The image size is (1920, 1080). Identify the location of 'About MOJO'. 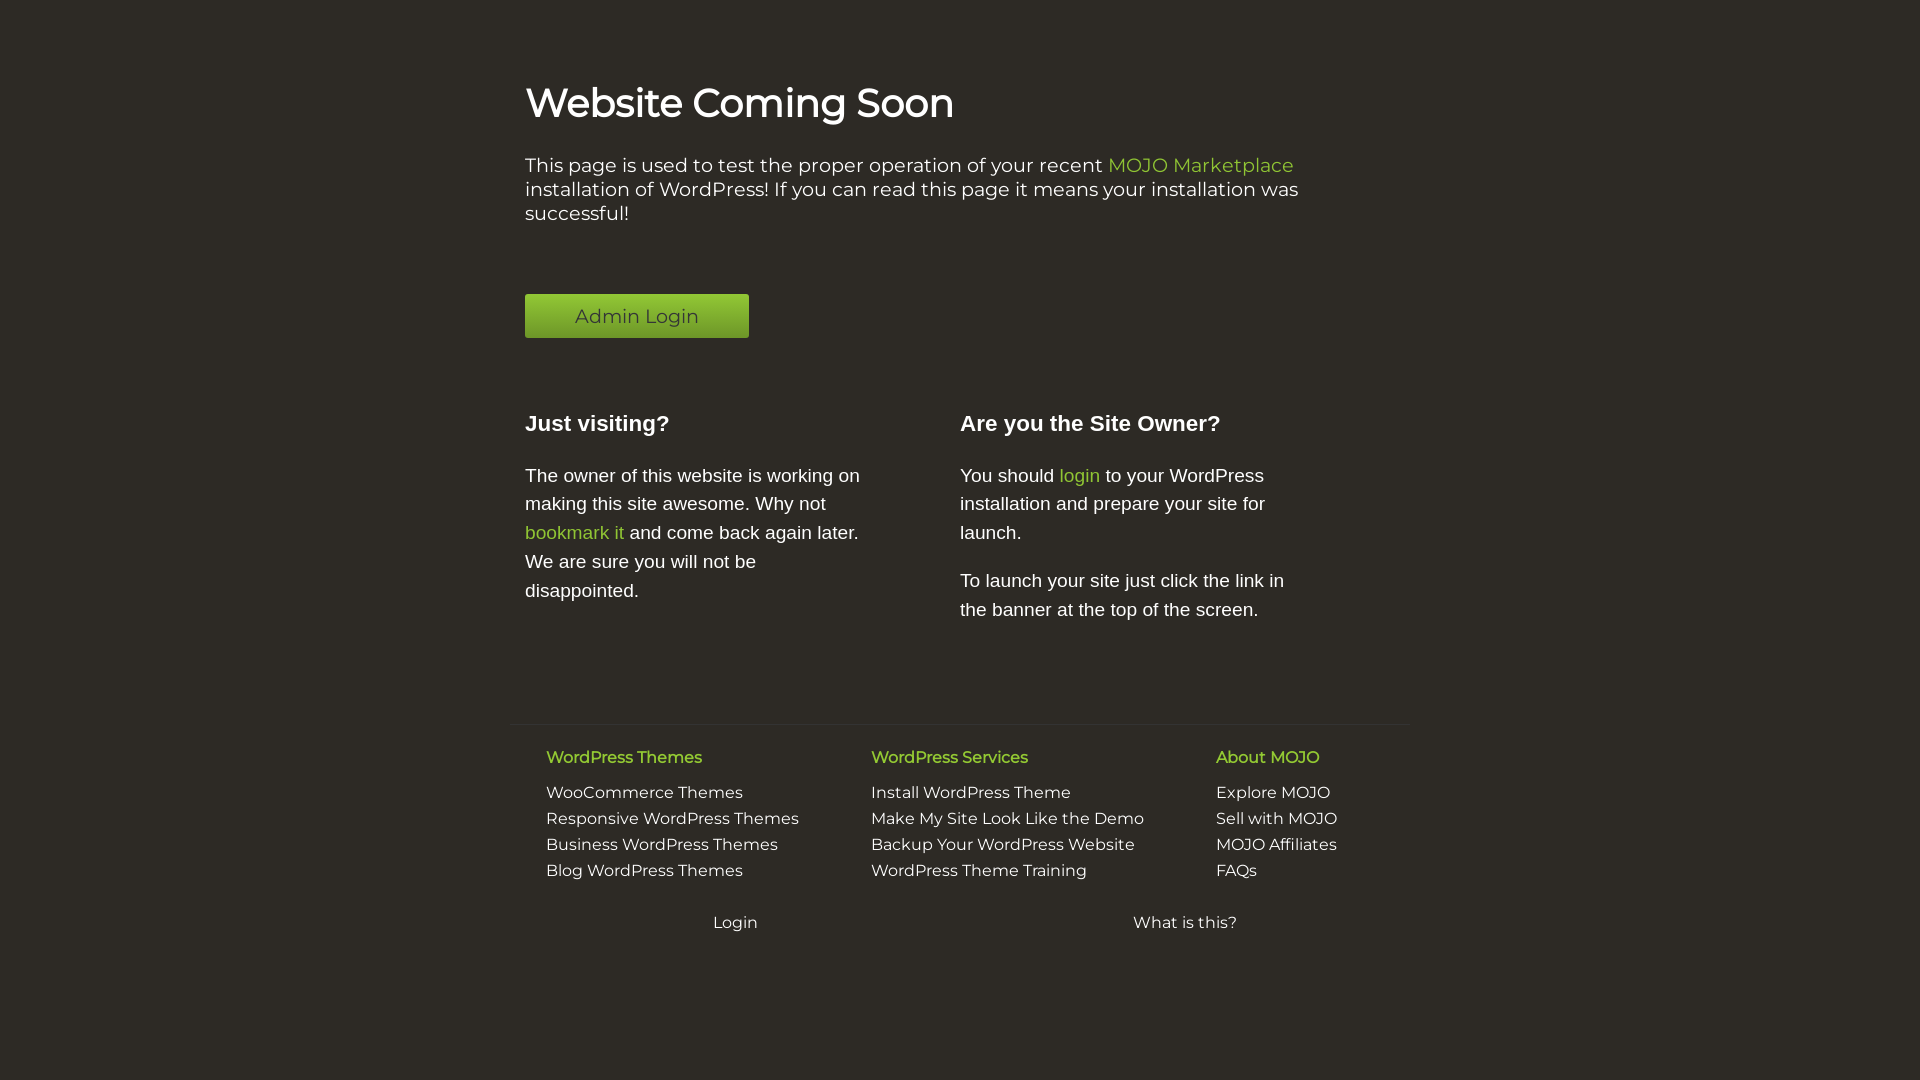
(1266, 757).